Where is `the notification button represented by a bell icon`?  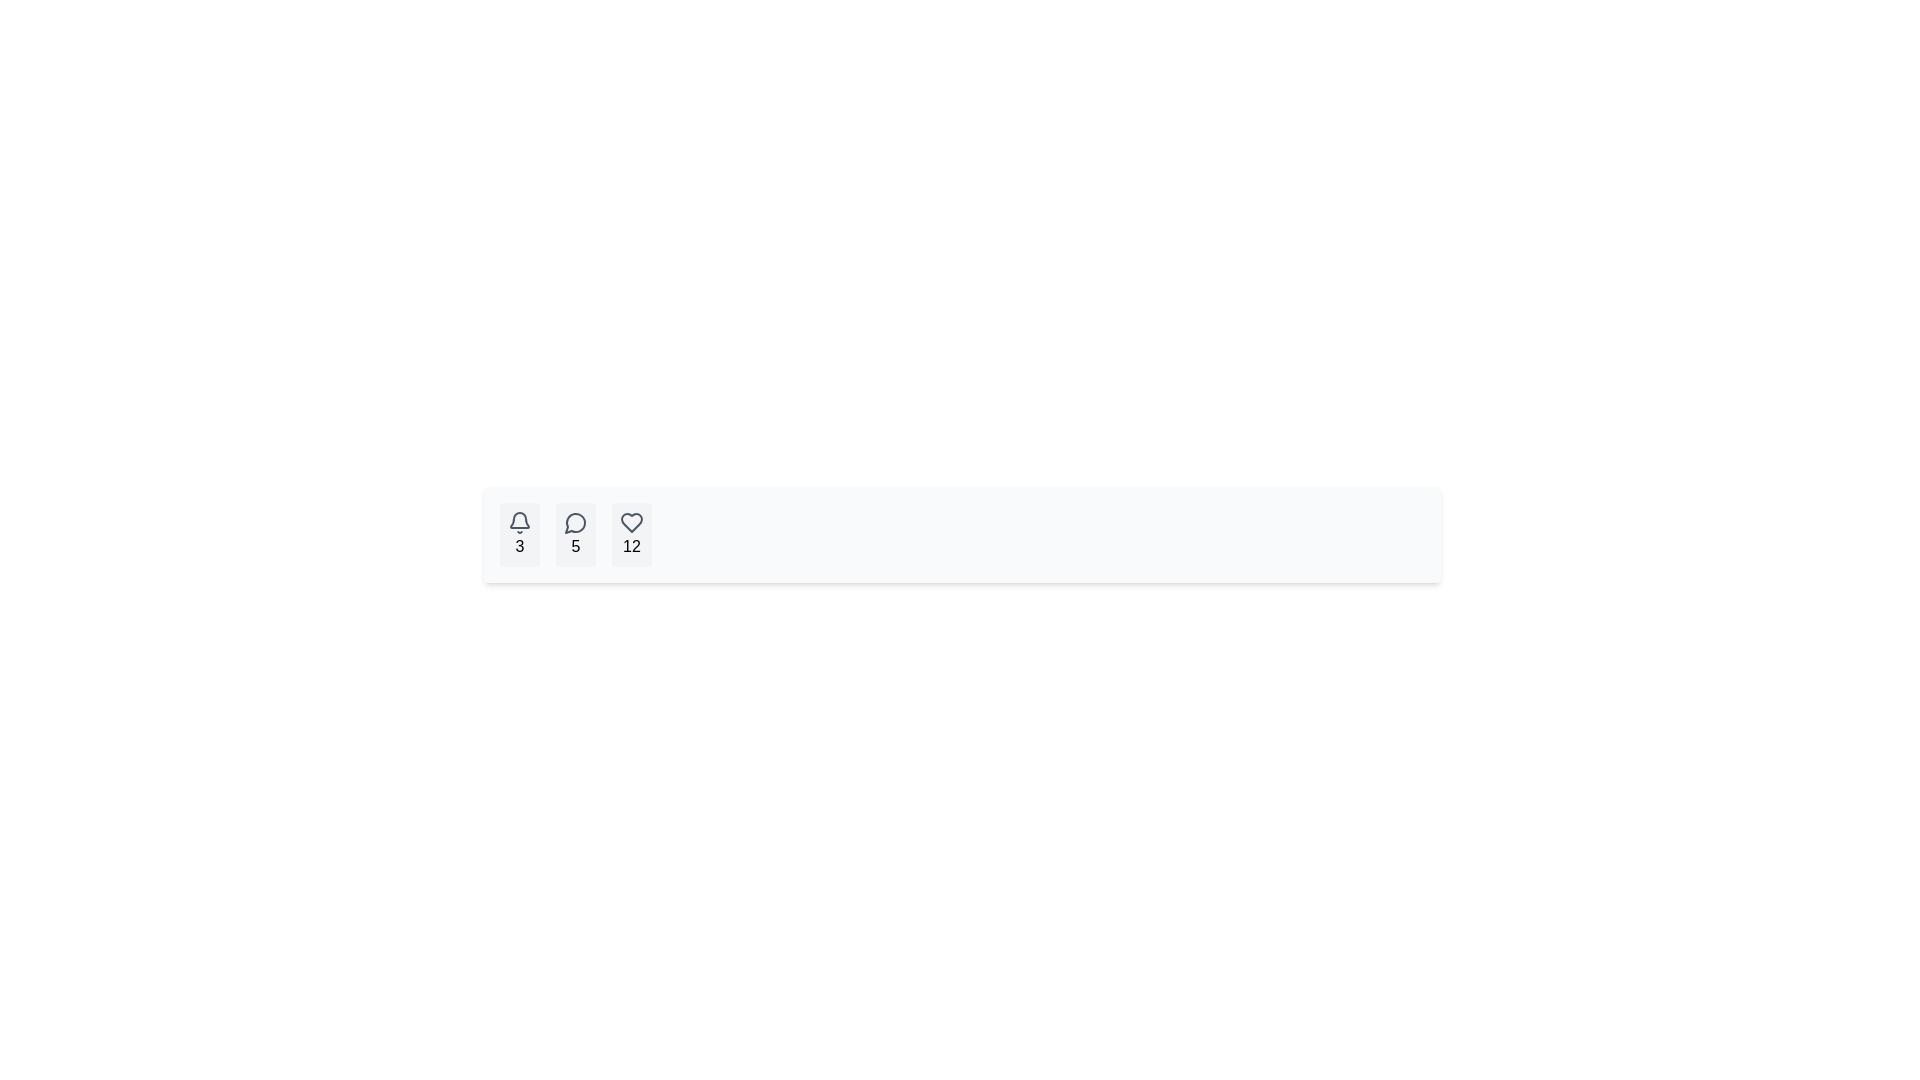
the notification button represented by a bell icon is located at coordinates (519, 534).